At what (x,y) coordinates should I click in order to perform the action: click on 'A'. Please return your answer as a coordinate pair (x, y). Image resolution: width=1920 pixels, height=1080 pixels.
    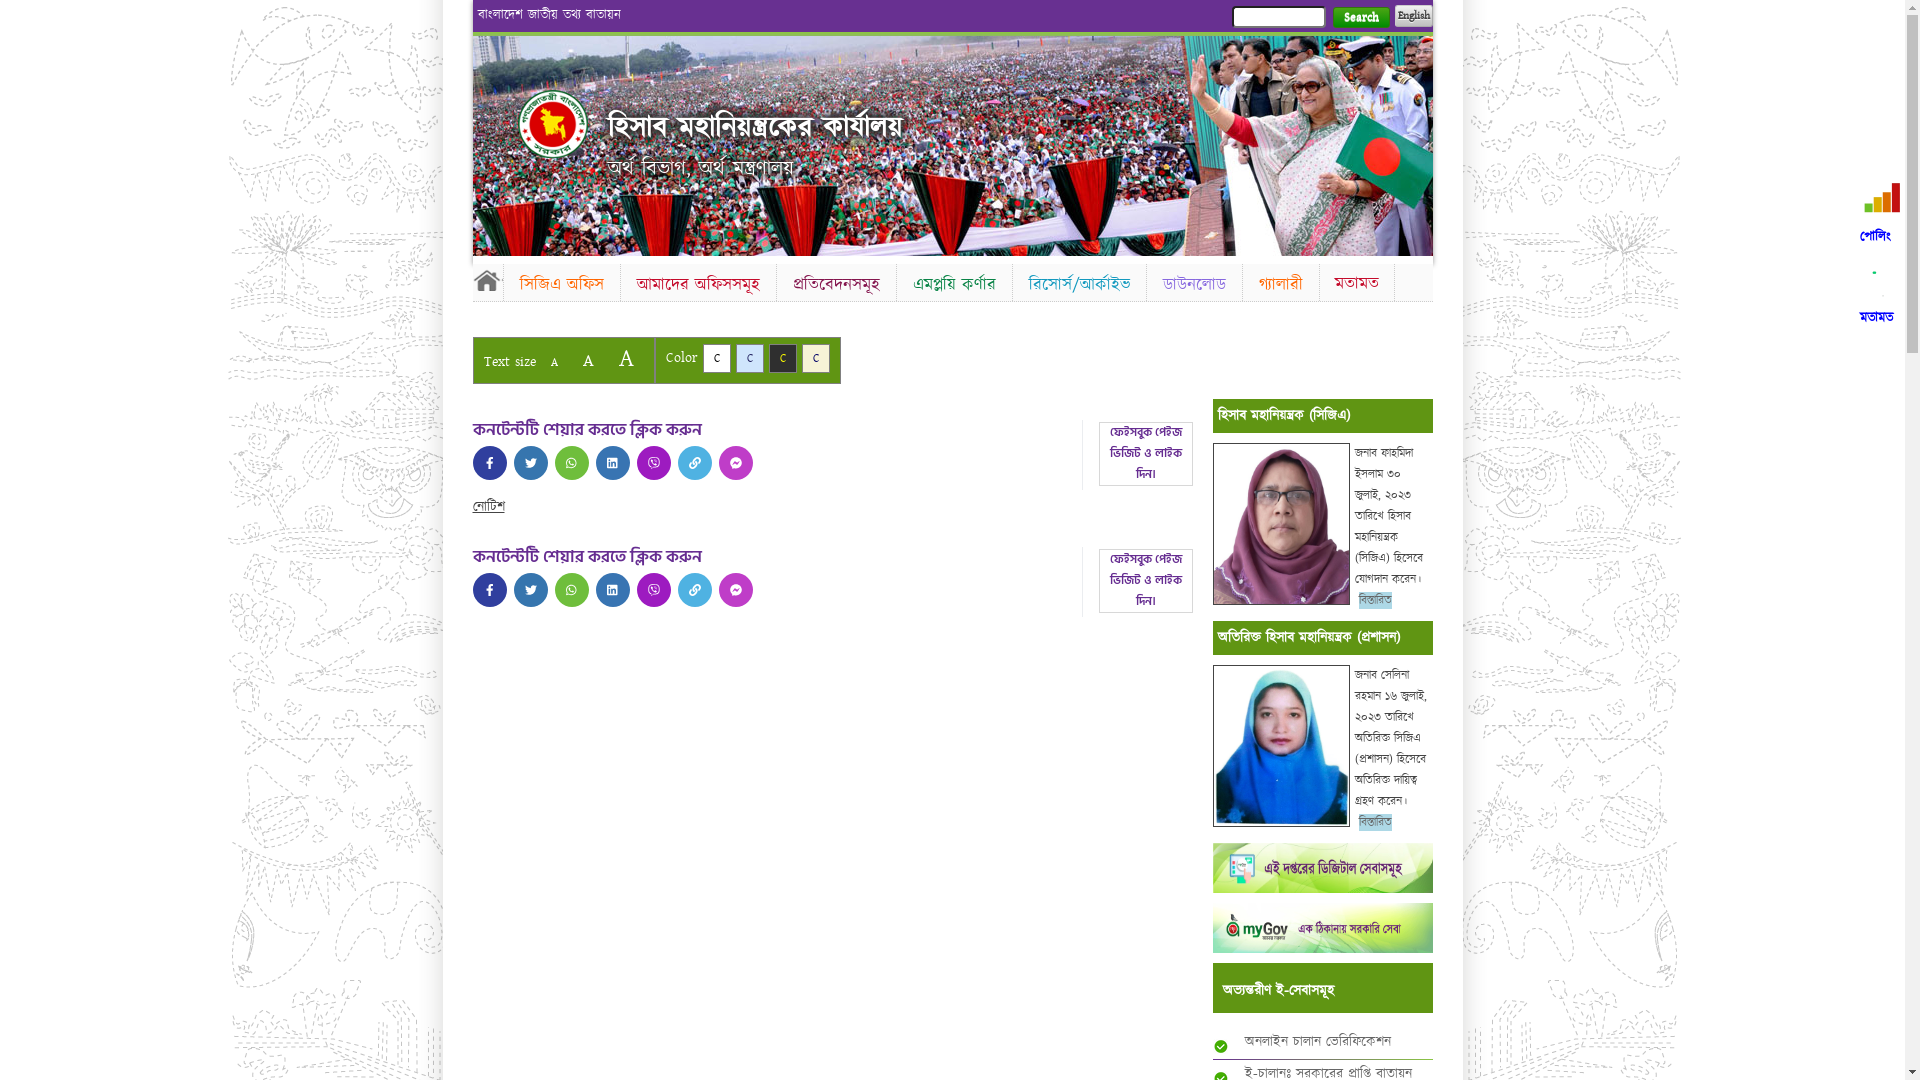
    Looking at the image, I should click on (624, 357).